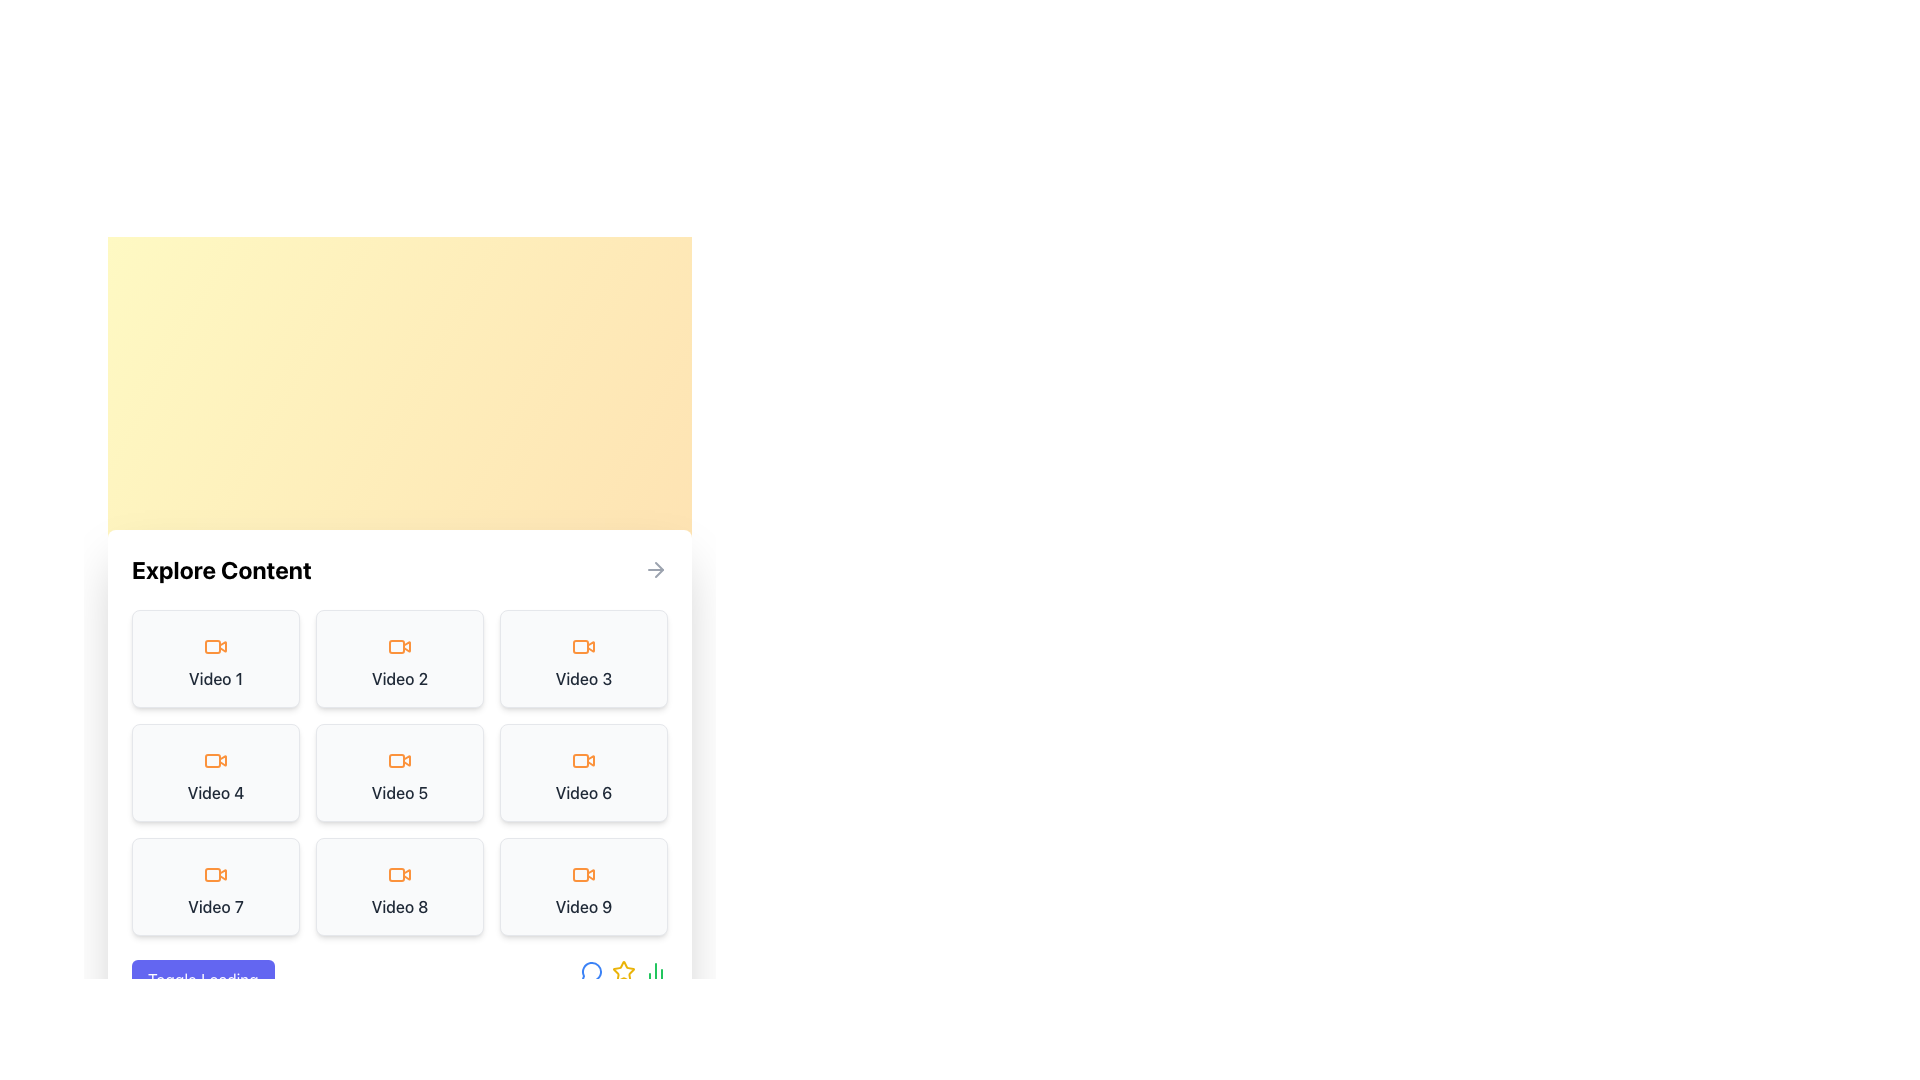 This screenshot has height=1080, width=1920. I want to click on the clickable card labeled 'Video 4' which is part of a grid layout, located in the second row and first column, so click(216, 771).